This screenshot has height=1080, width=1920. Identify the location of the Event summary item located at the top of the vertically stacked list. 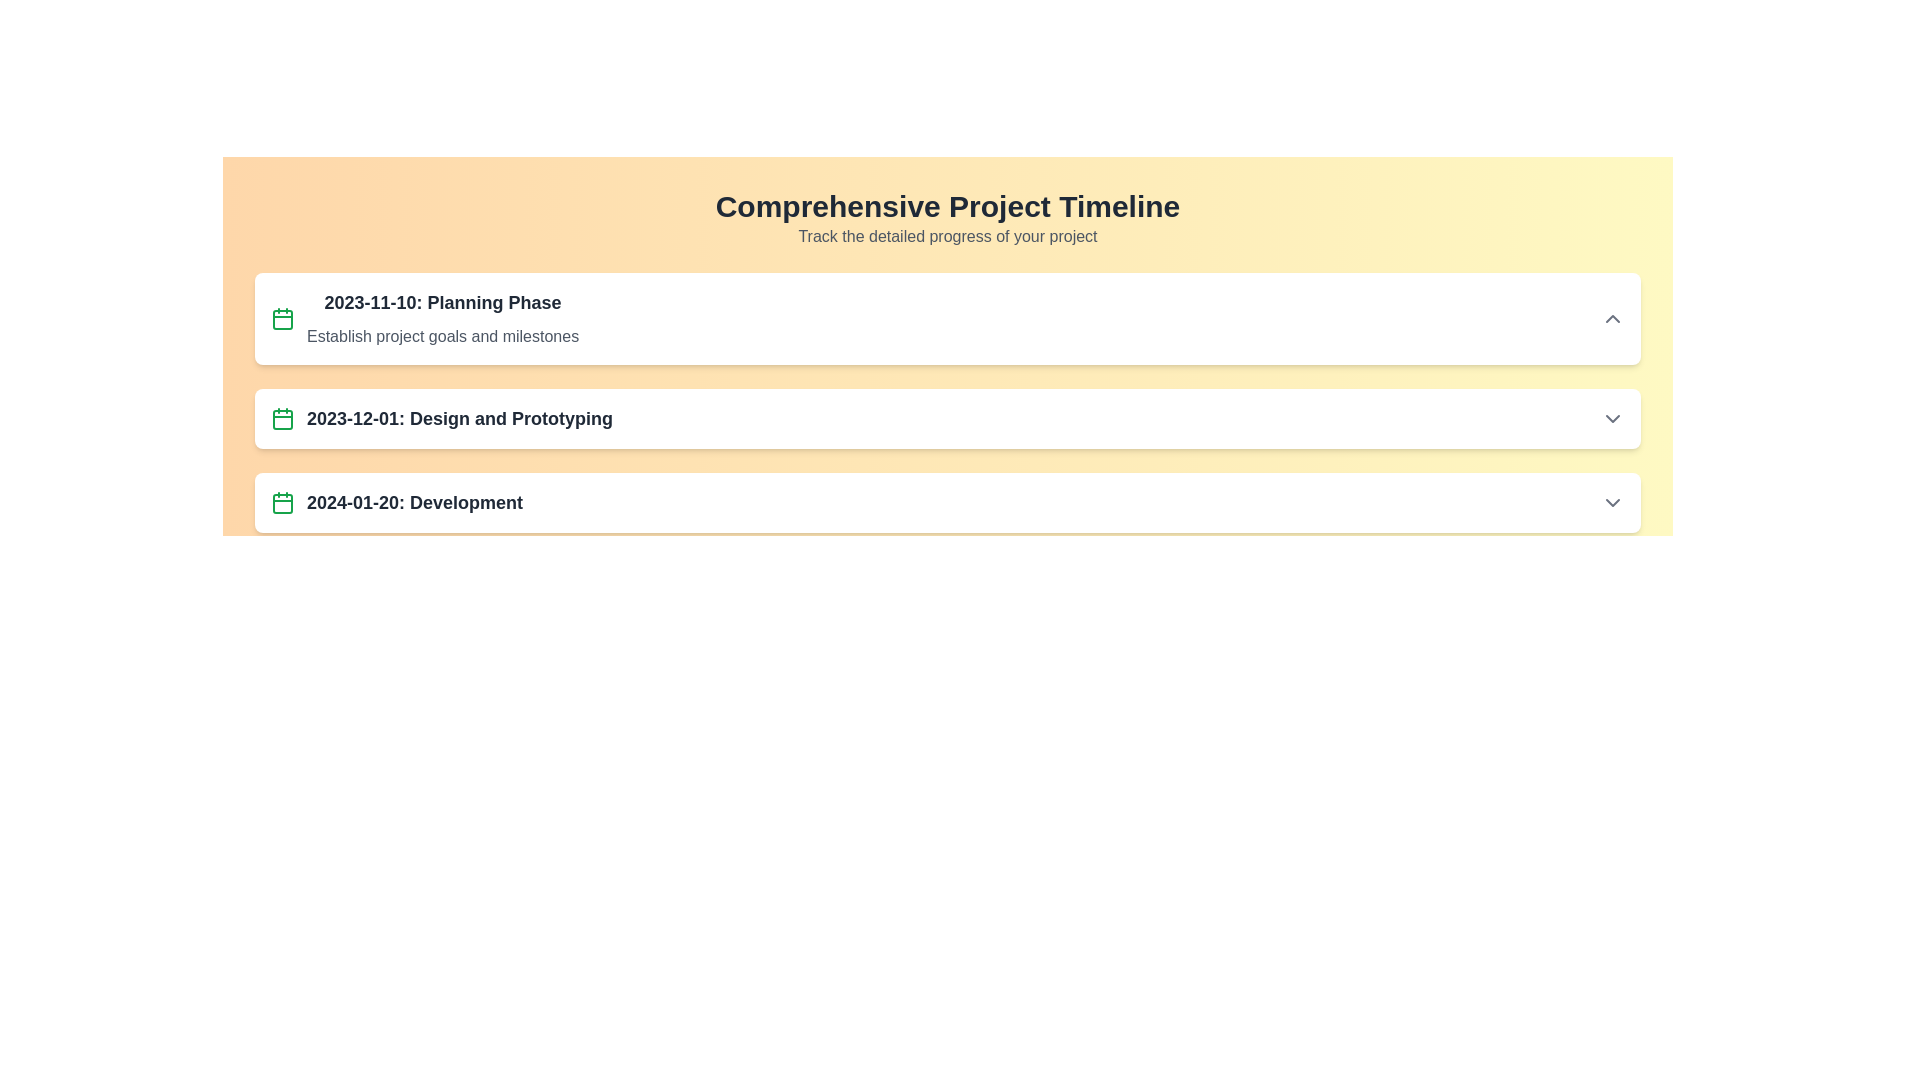
(424, 318).